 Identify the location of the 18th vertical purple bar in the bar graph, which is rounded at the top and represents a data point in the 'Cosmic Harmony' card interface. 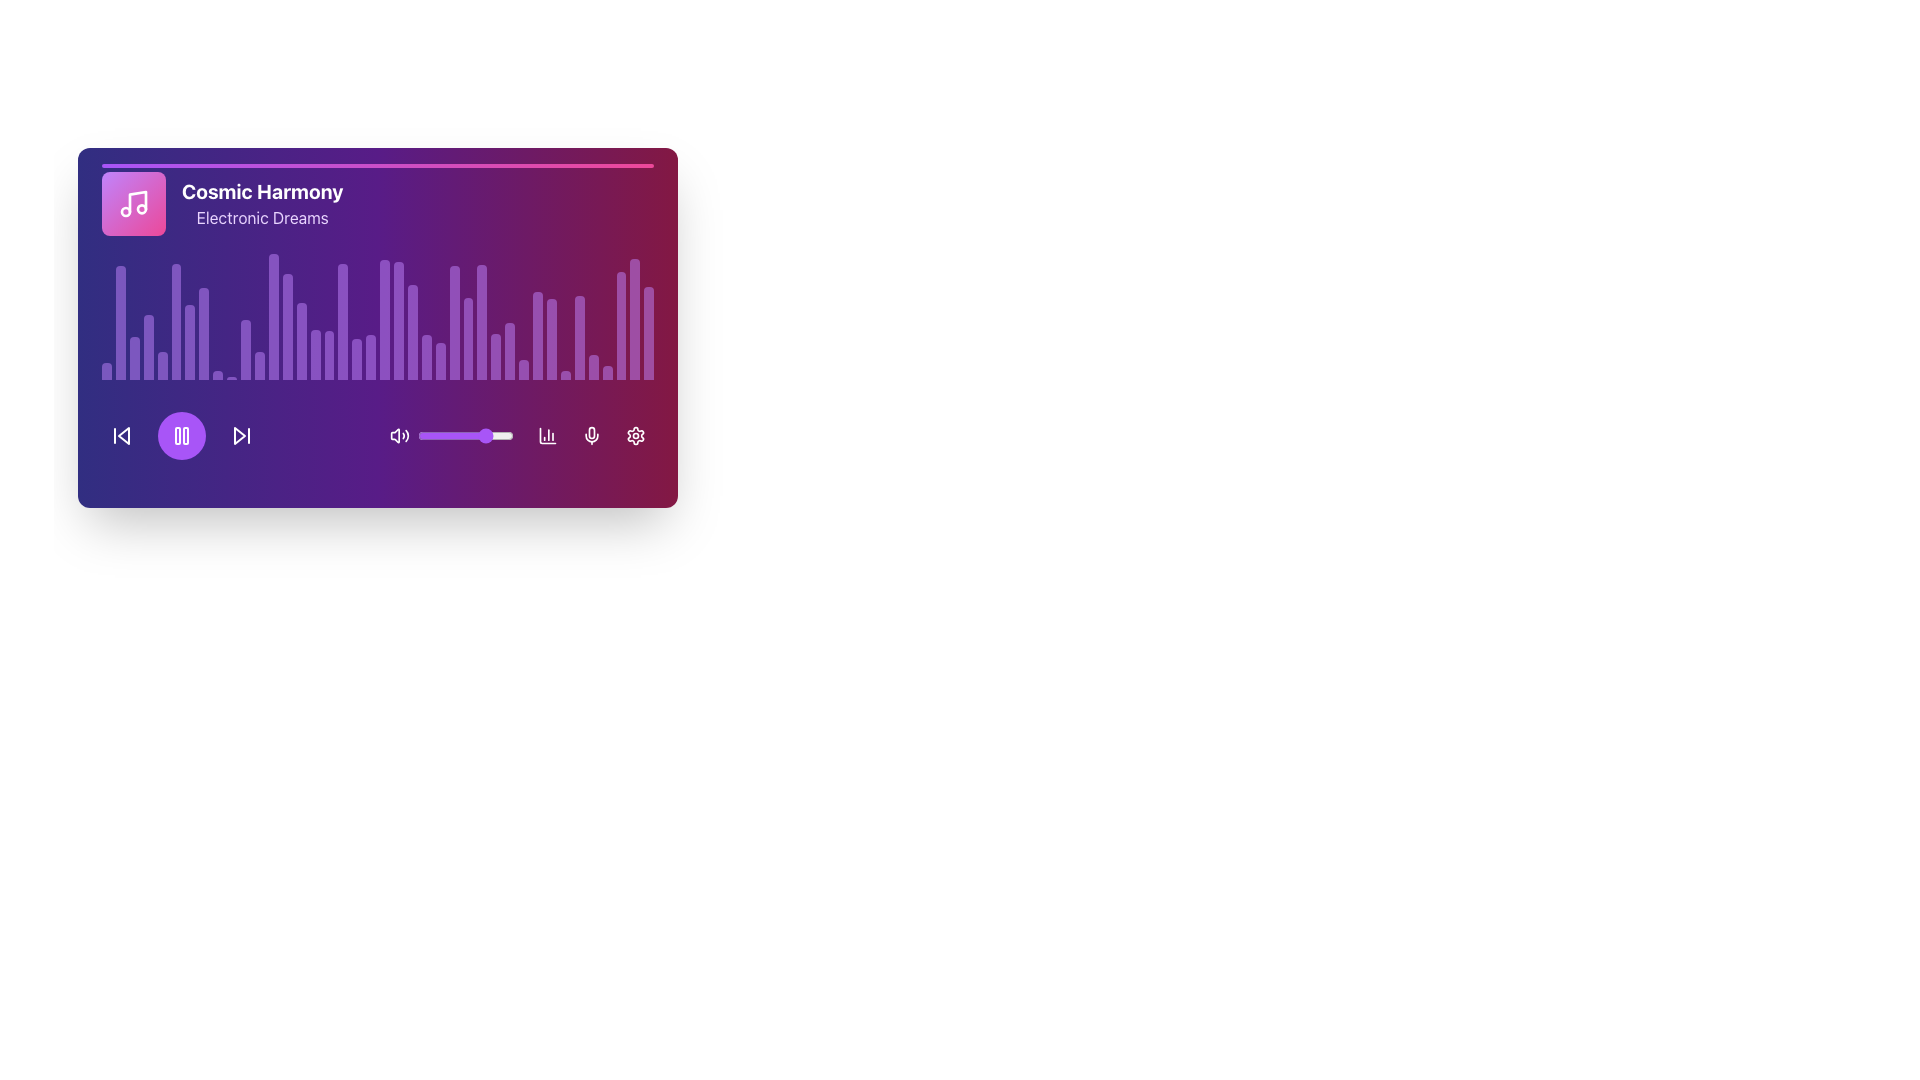
(343, 320).